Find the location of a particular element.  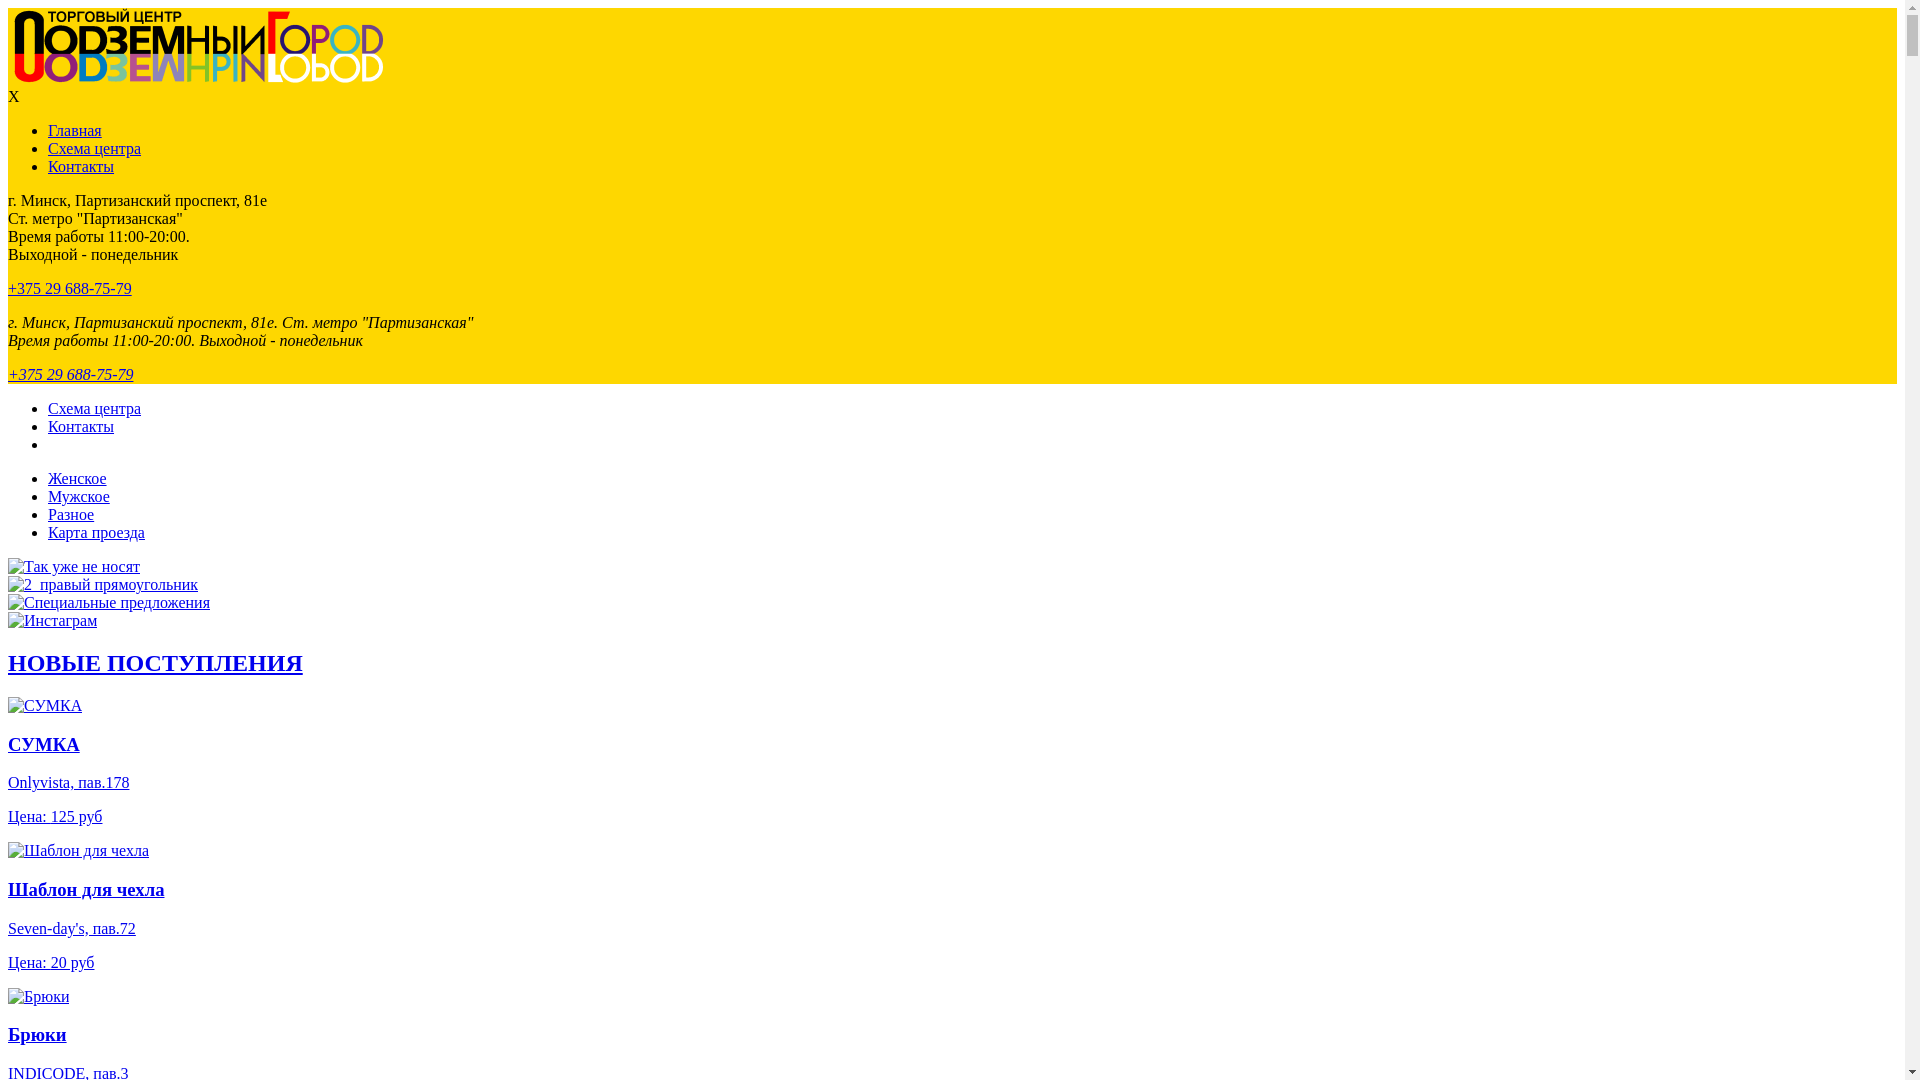

'+375 29 688-75-79' is located at coordinates (70, 374).